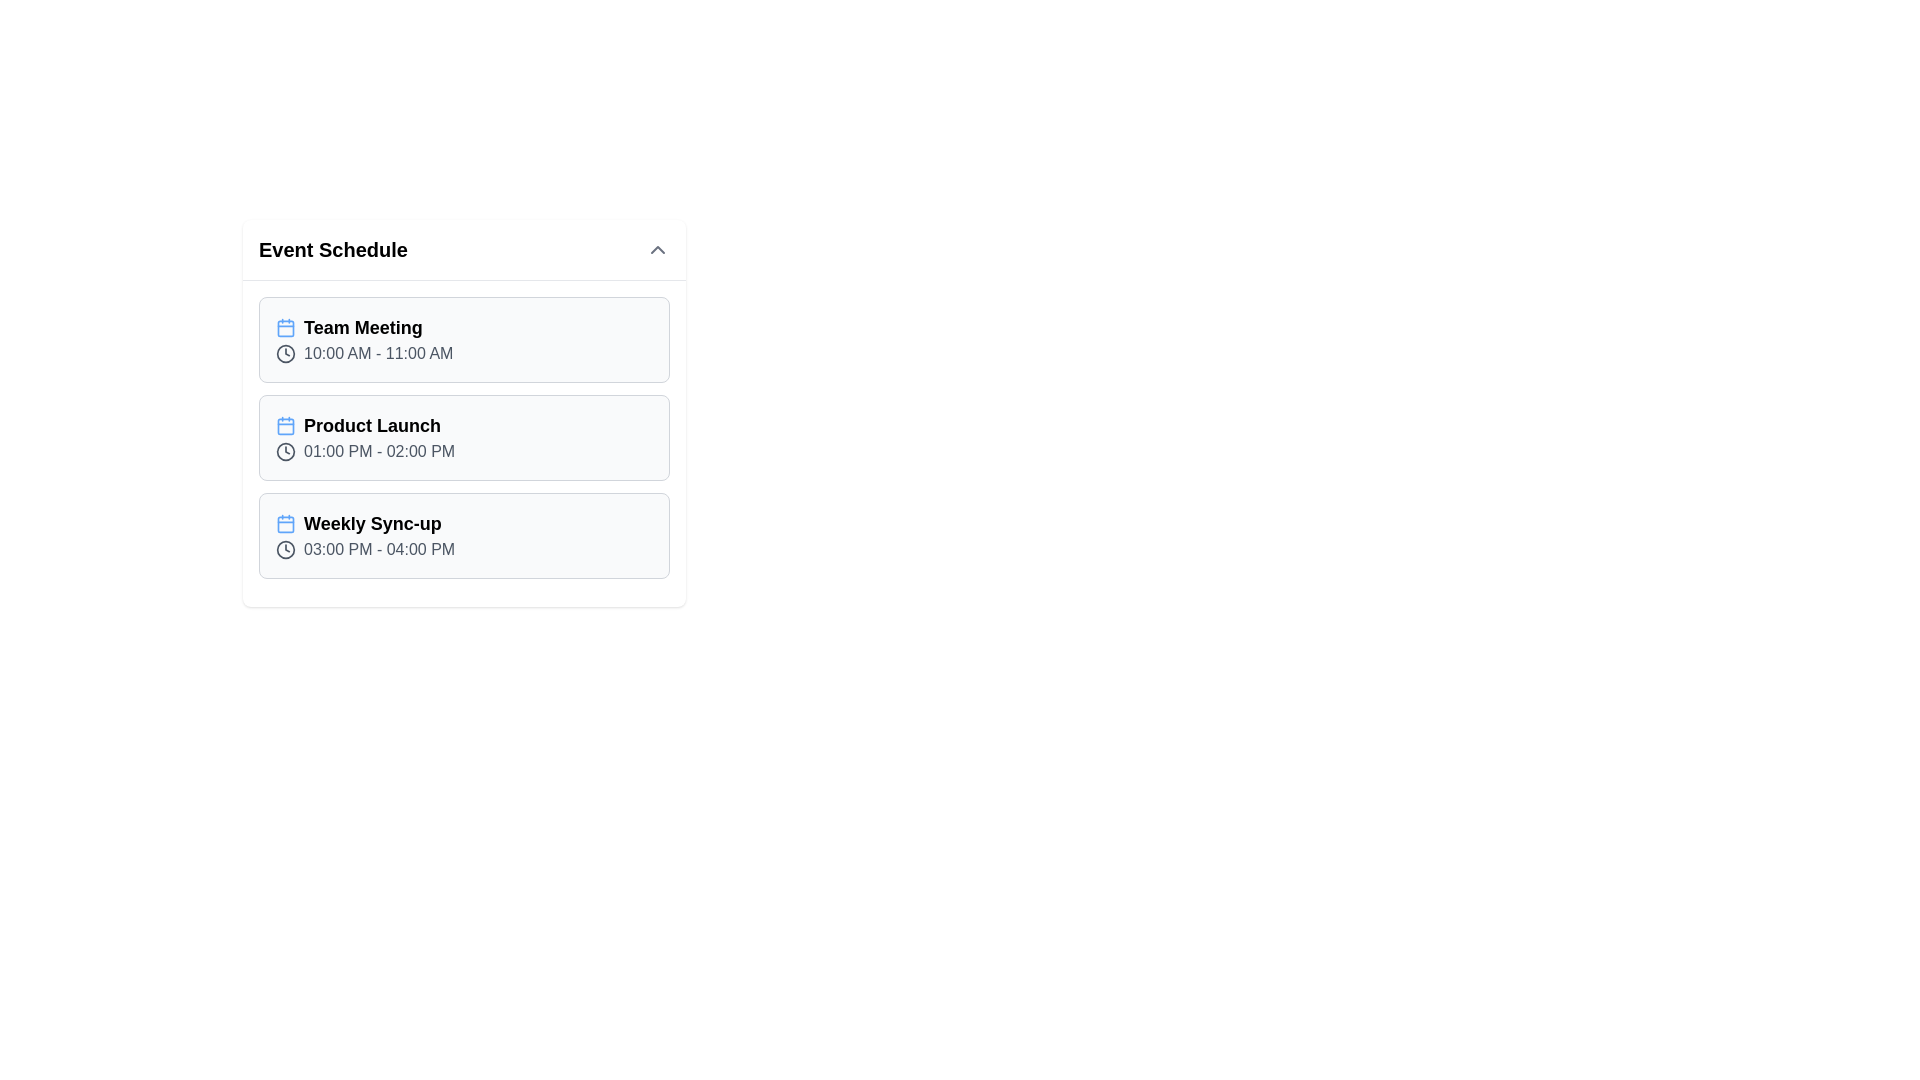 The image size is (1920, 1080). Describe the element at coordinates (285, 424) in the screenshot. I see `the rectangular component with rounded corners located at the center of the calendar icon for the 'Product Launch' event in the 'Event Schedule' list` at that location.